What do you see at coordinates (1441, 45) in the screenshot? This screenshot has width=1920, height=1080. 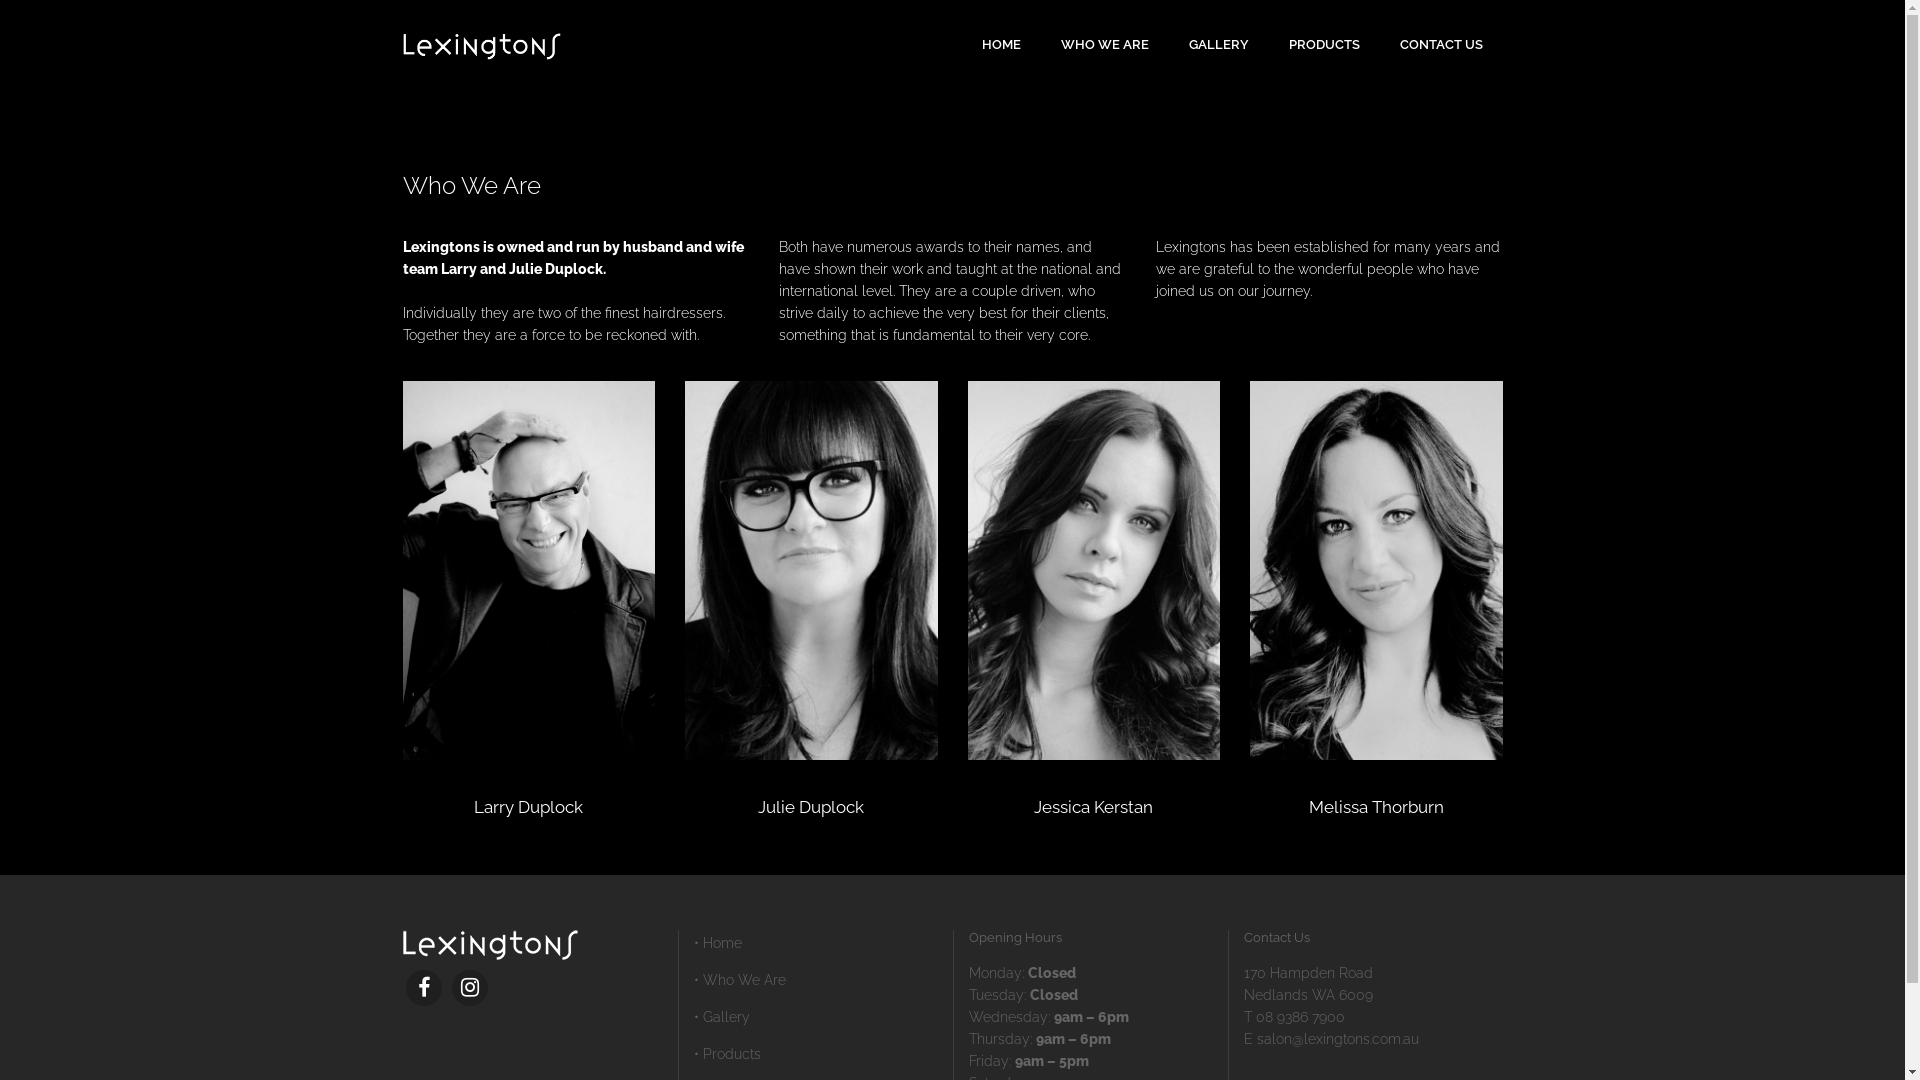 I see `'CONTACT US'` at bounding box center [1441, 45].